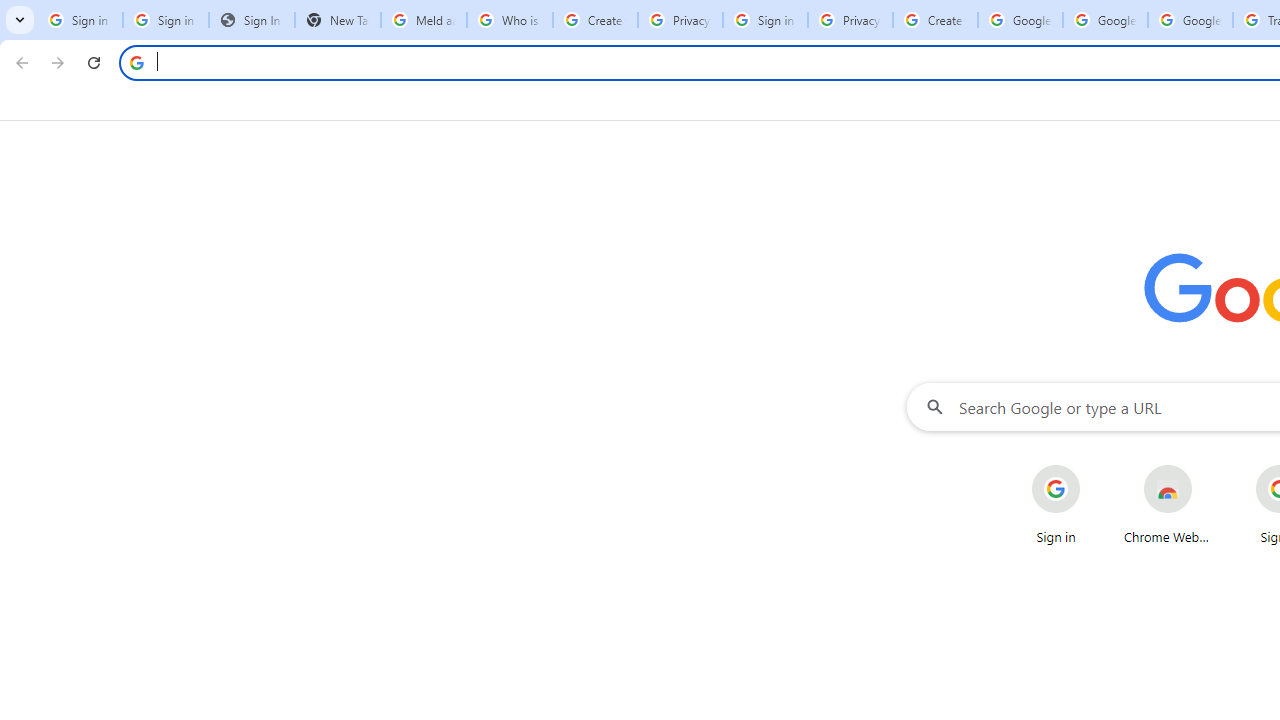 The image size is (1280, 720). What do you see at coordinates (934, 20) in the screenshot?
I see `'Create your Google Account'` at bounding box center [934, 20].